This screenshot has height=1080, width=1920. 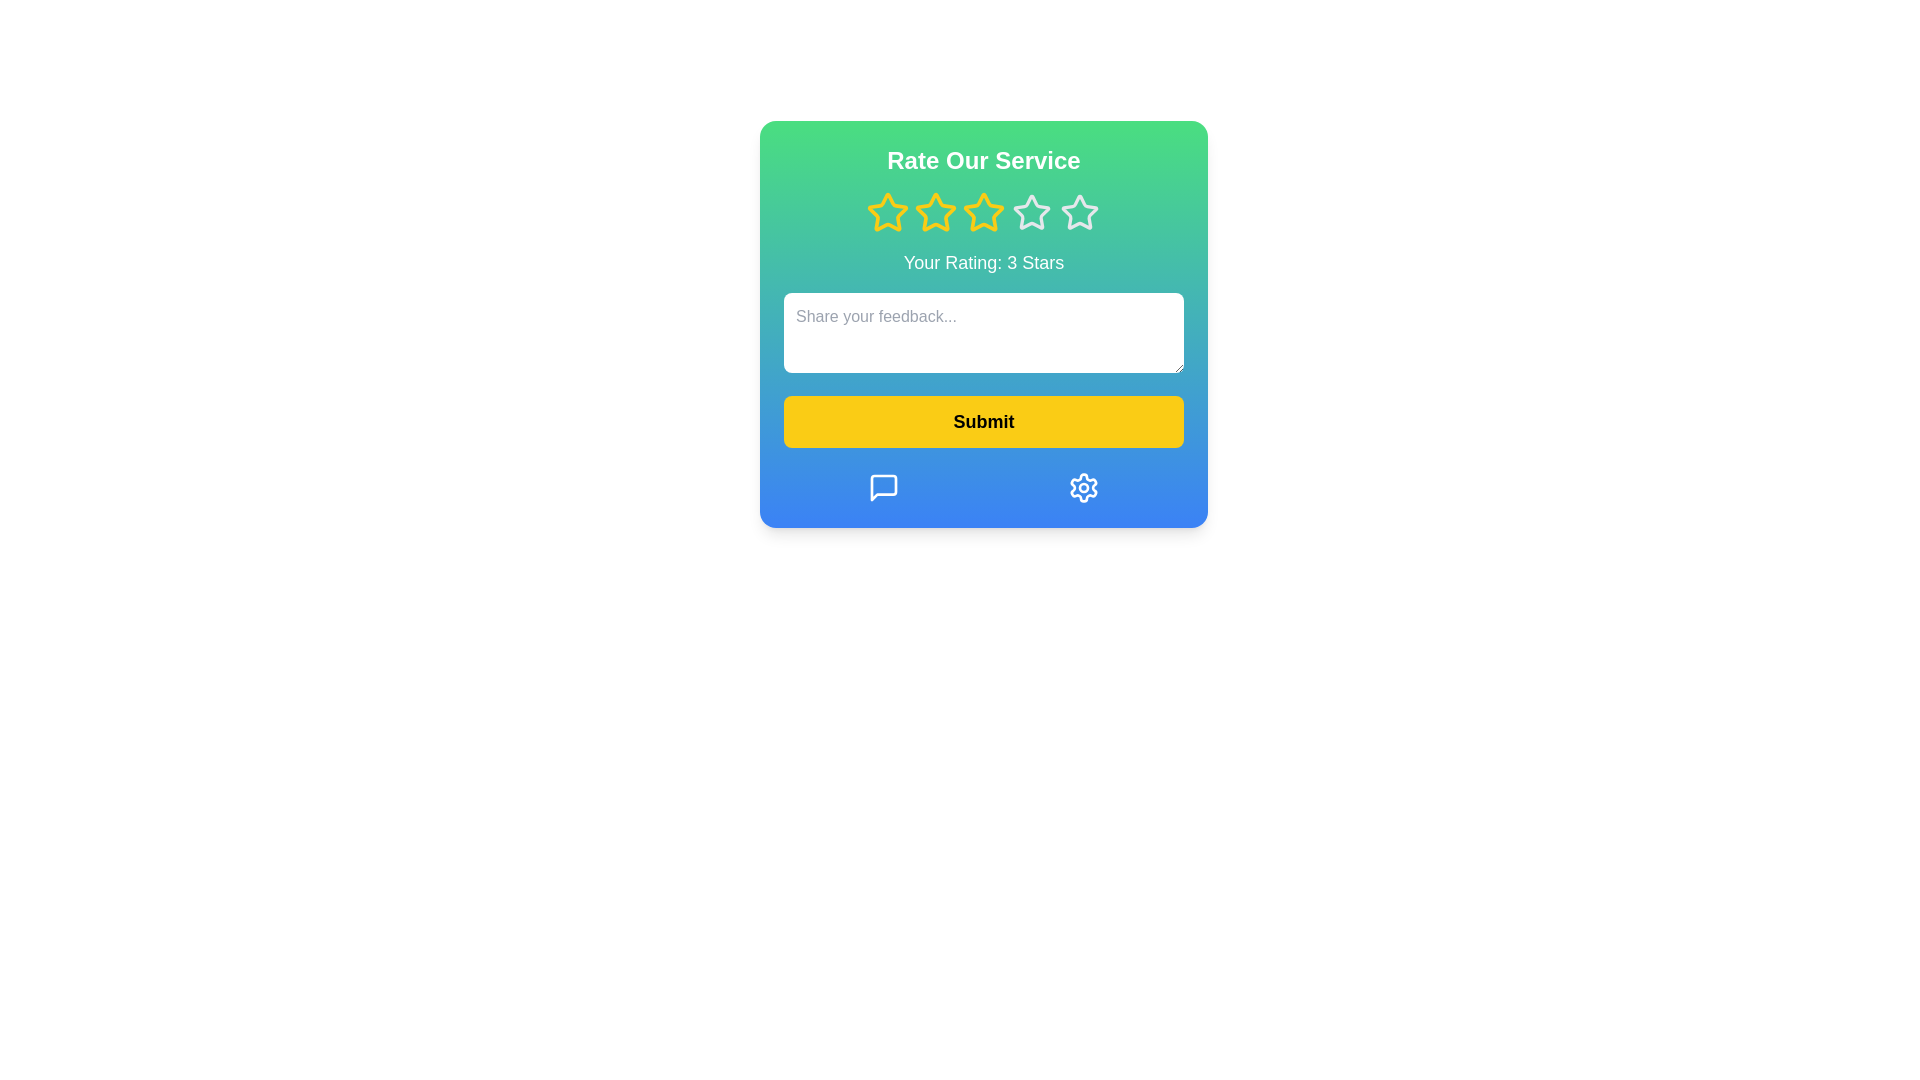 I want to click on the first star in the horizontal arrangement of rating stars located beneath the heading 'Rate Our Service' to rate this as one star, so click(x=887, y=212).